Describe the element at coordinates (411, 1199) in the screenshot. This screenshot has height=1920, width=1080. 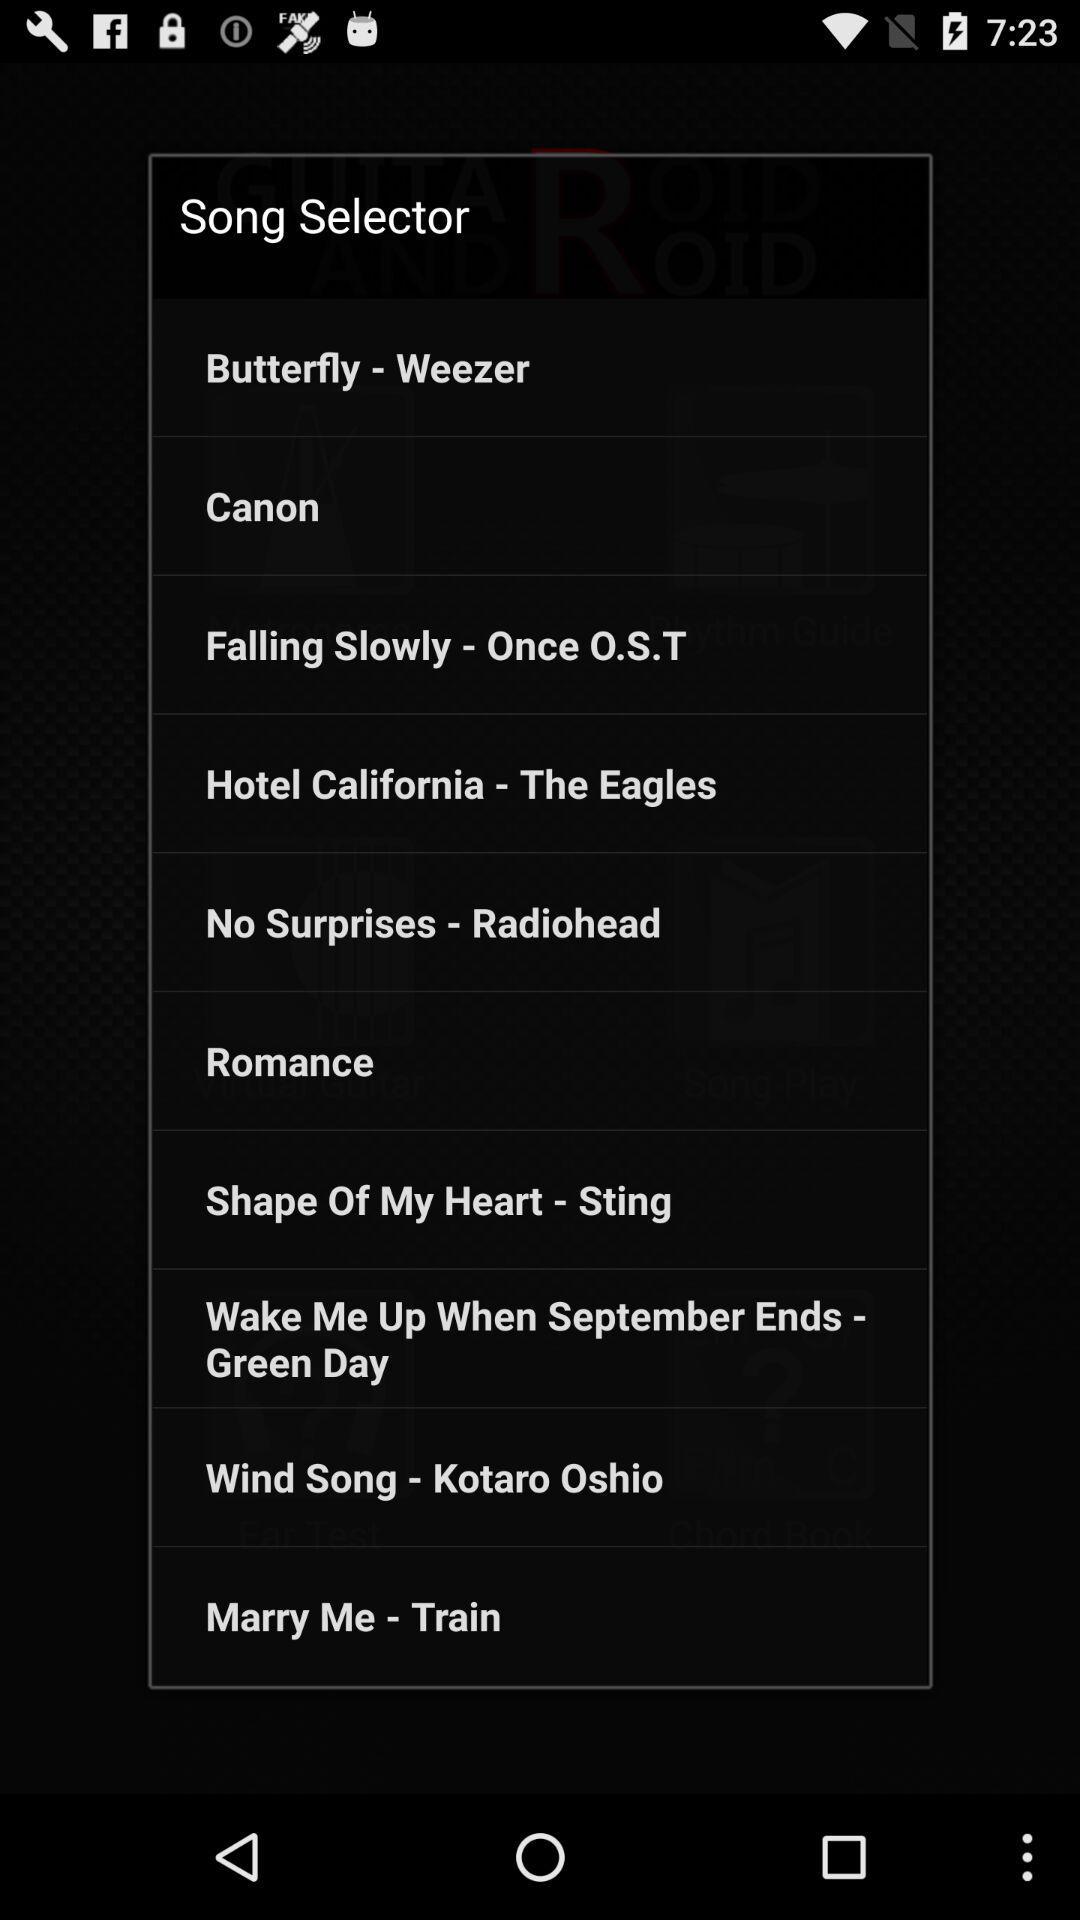
I see `item above the wake me up` at that location.